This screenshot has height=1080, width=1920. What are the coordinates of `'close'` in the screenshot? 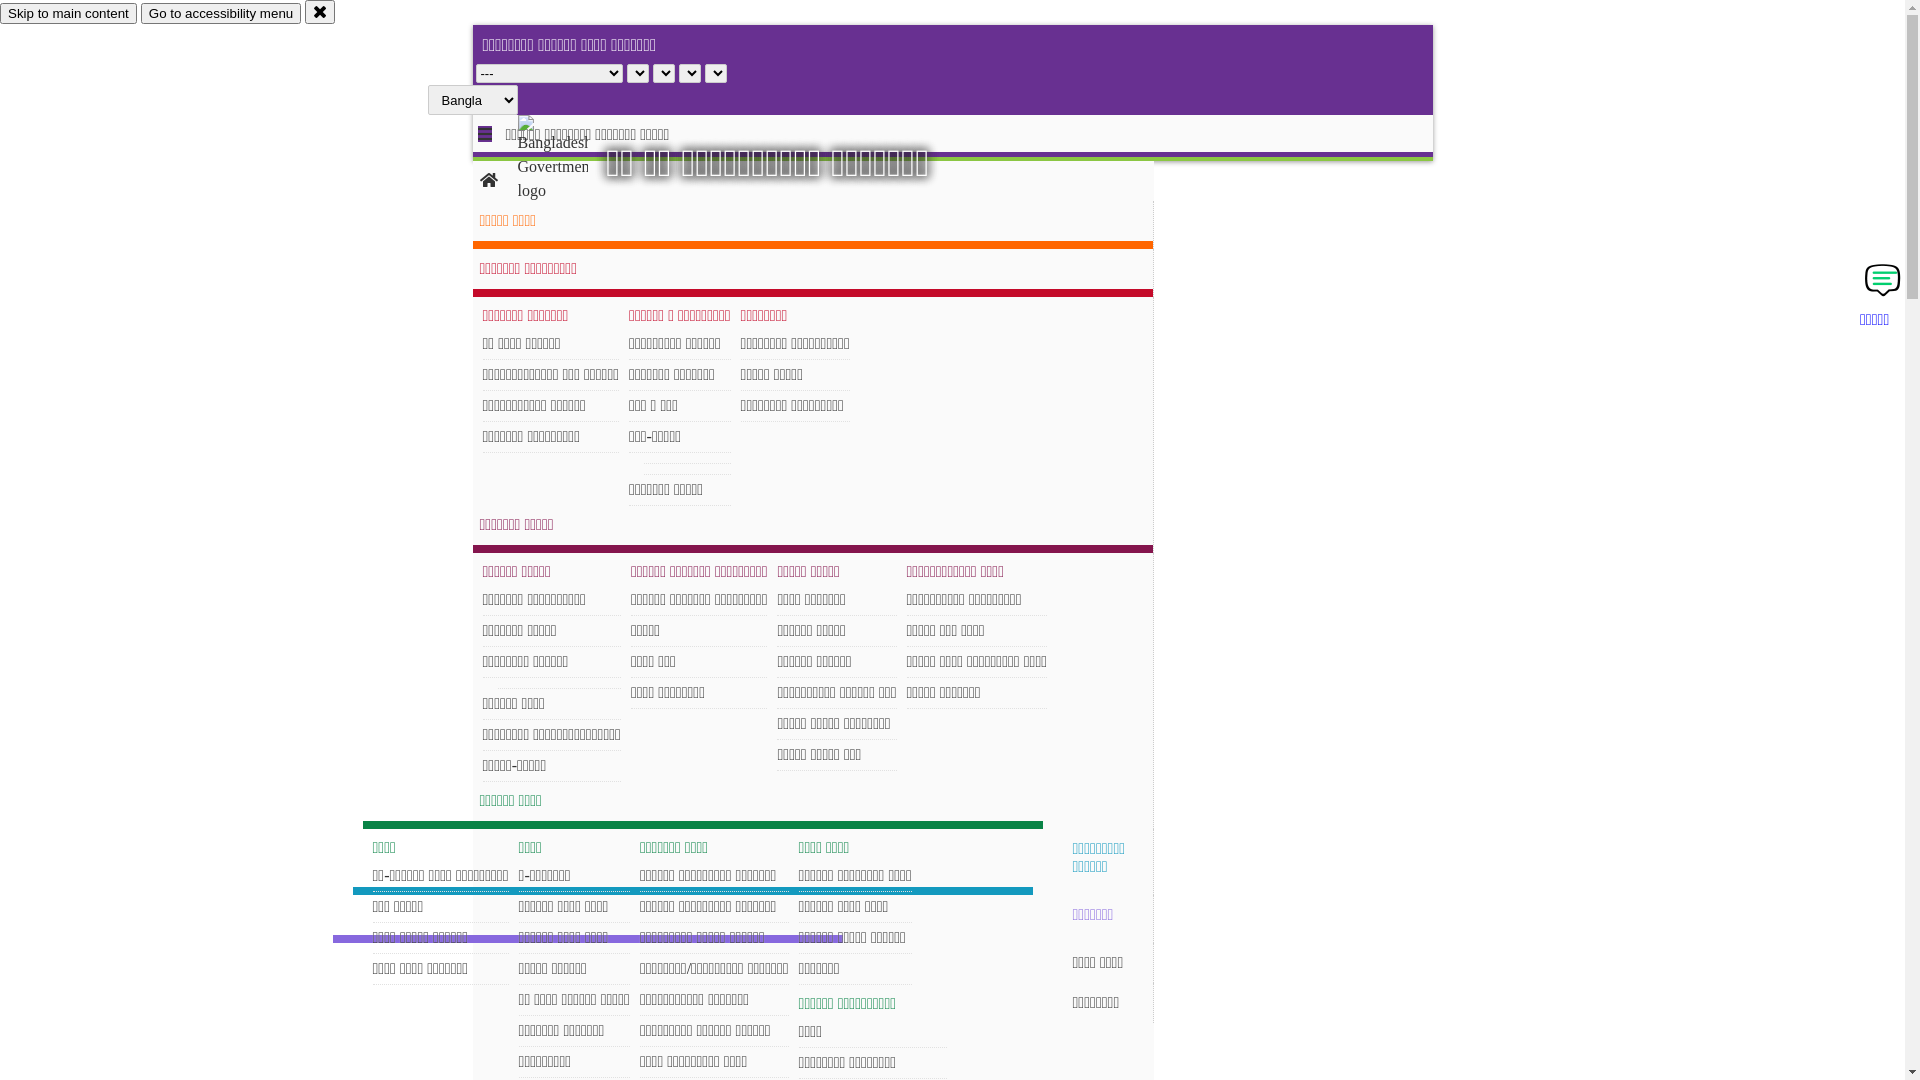 It's located at (304, 11).